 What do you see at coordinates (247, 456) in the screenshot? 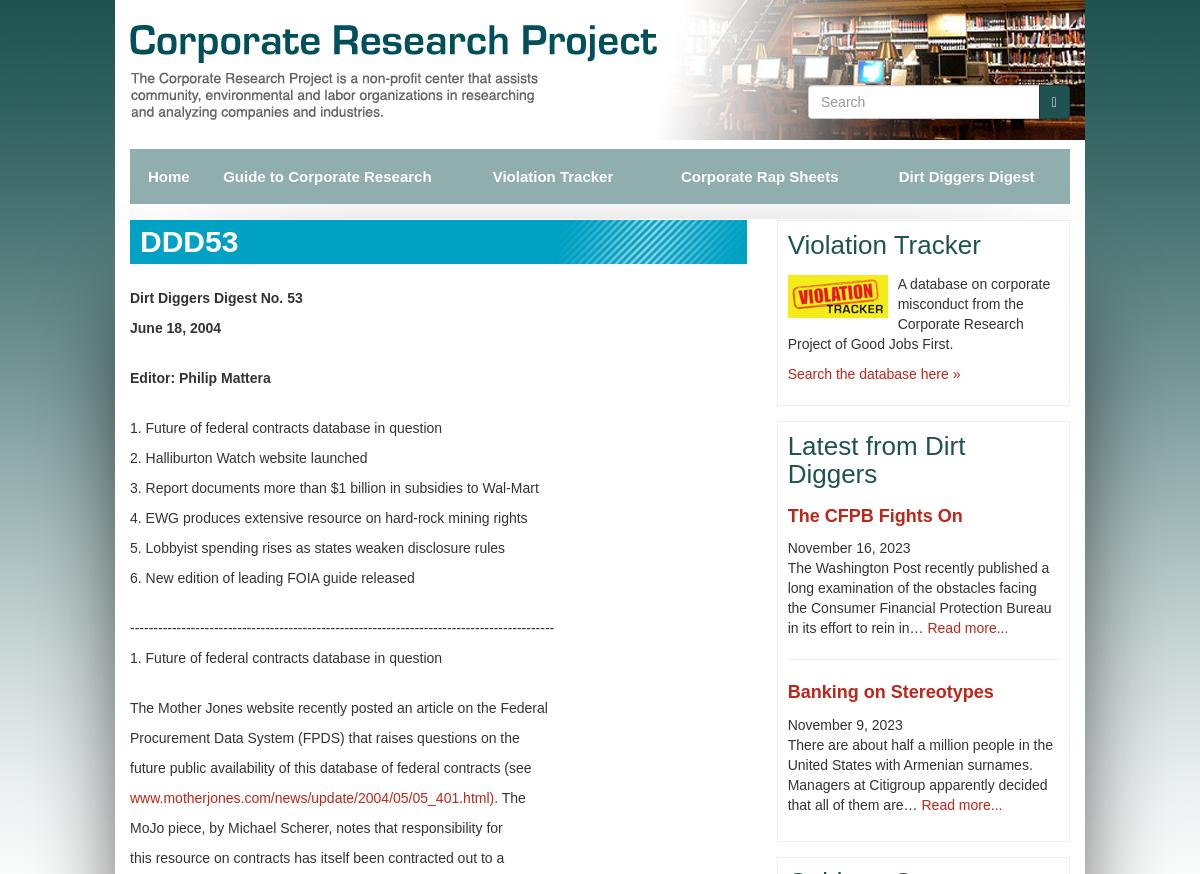
I see `'2. Halliburton Watch website launched'` at bounding box center [247, 456].